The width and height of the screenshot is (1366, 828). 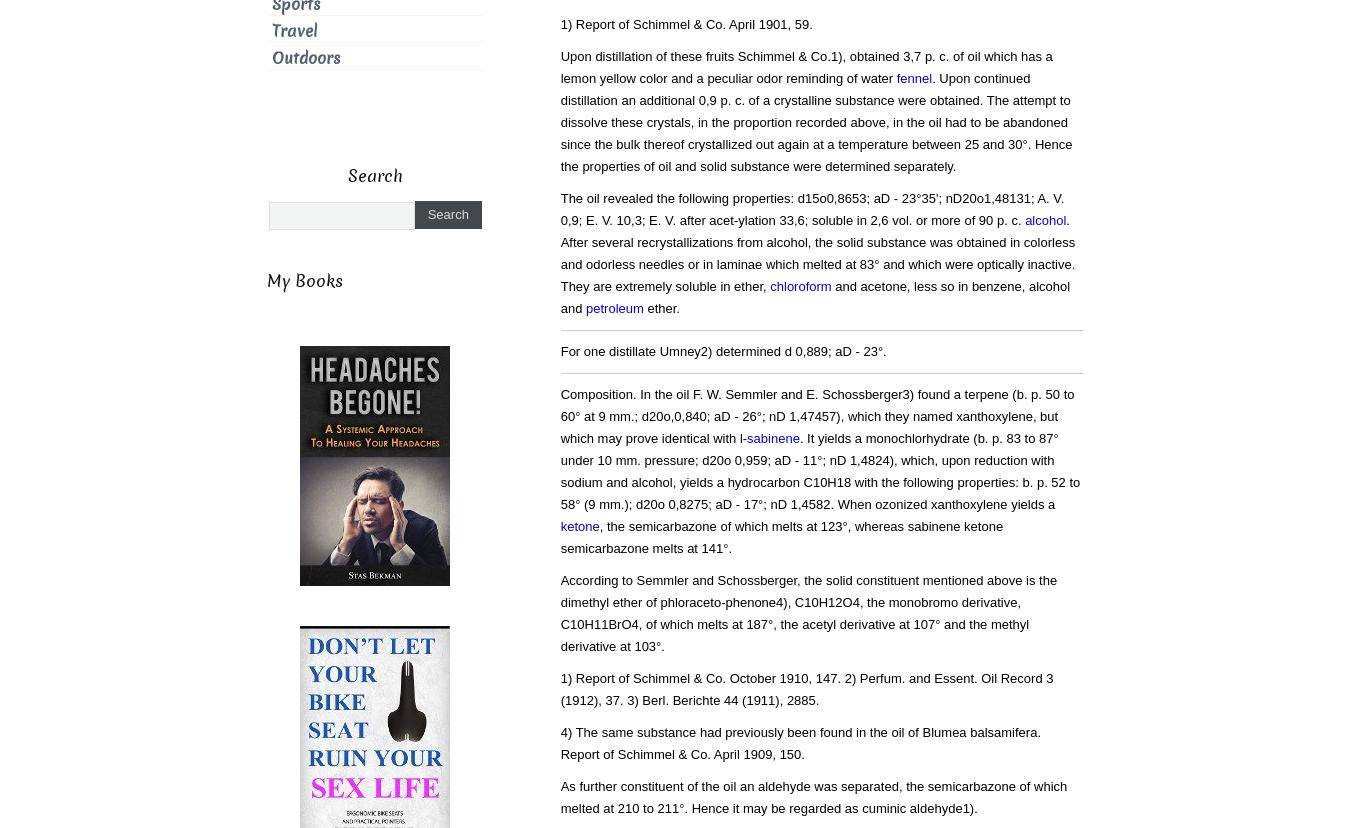 What do you see at coordinates (813, 297) in the screenshot?
I see `'and acetone, less so in benzene, alcohol and'` at bounding box center [813, 297].